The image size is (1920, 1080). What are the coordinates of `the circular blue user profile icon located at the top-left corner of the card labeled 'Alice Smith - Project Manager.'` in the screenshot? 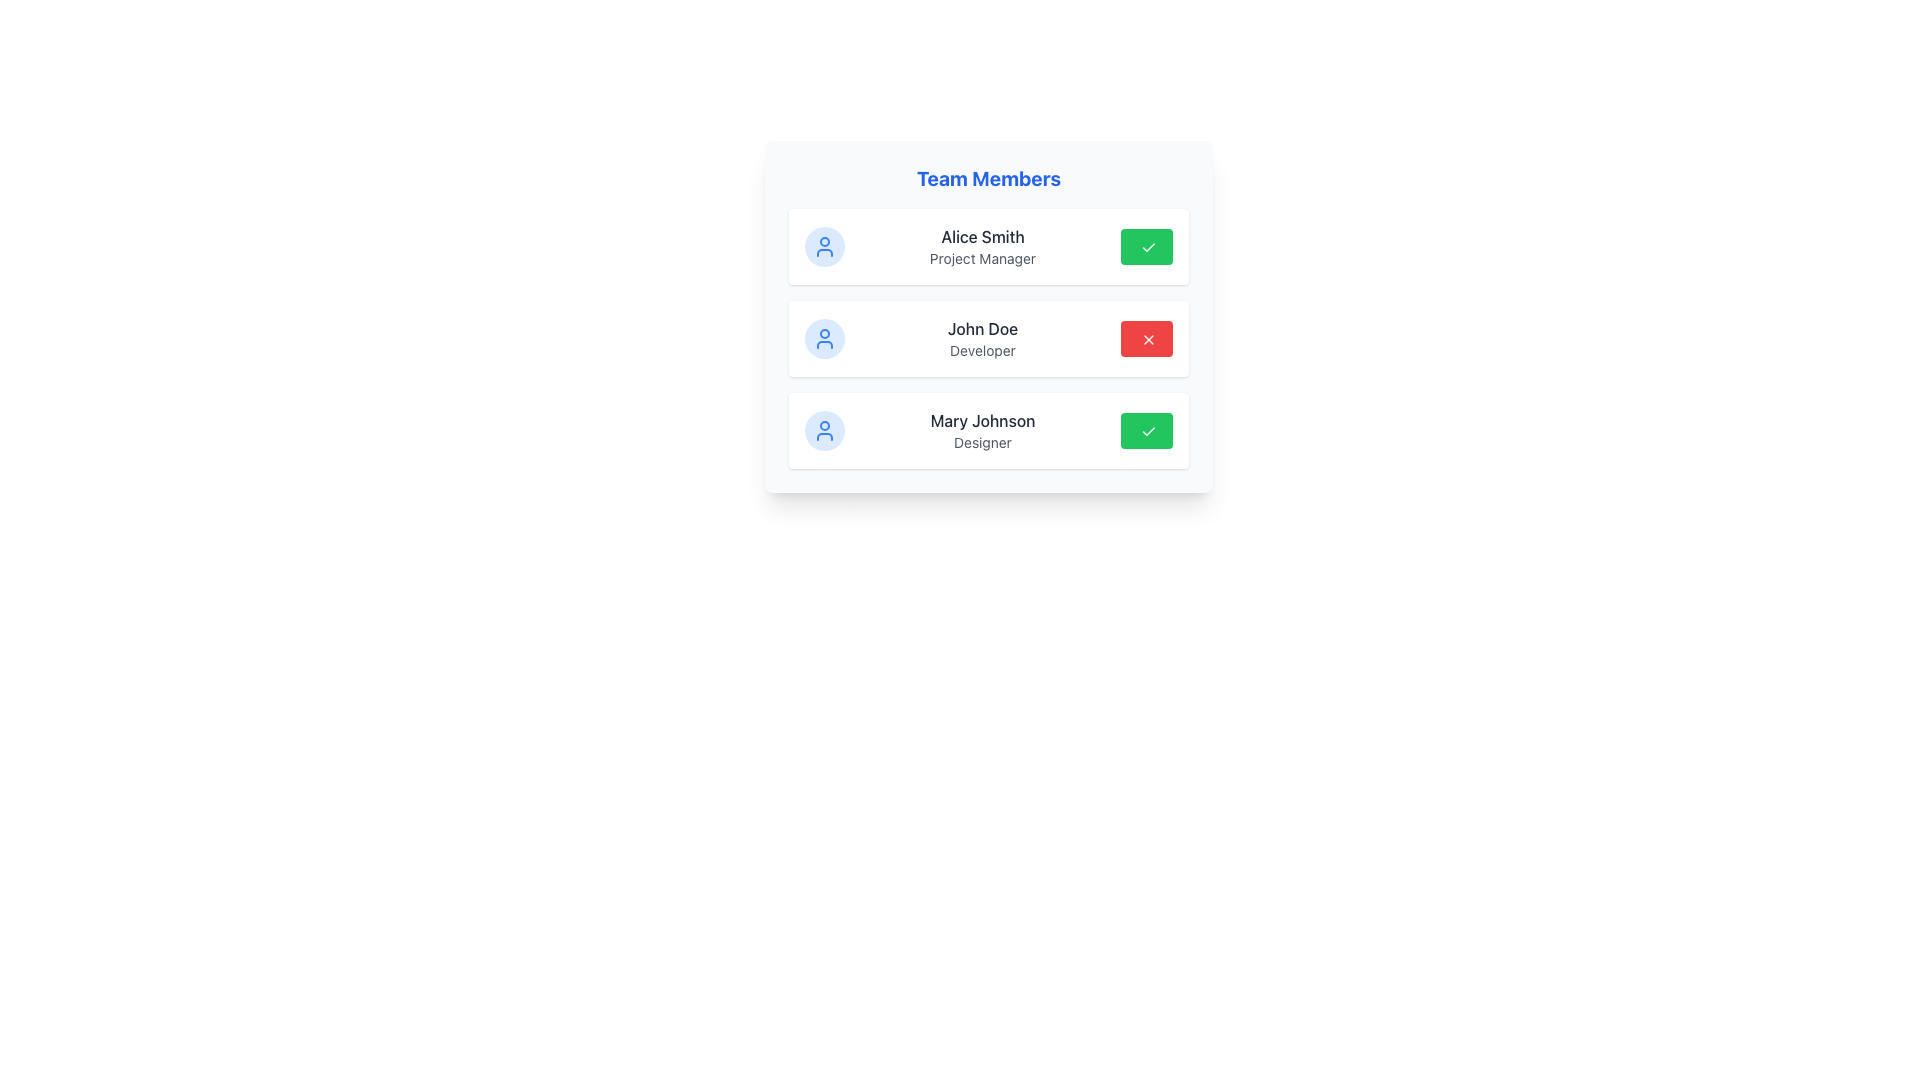 It's located at (825, 245).